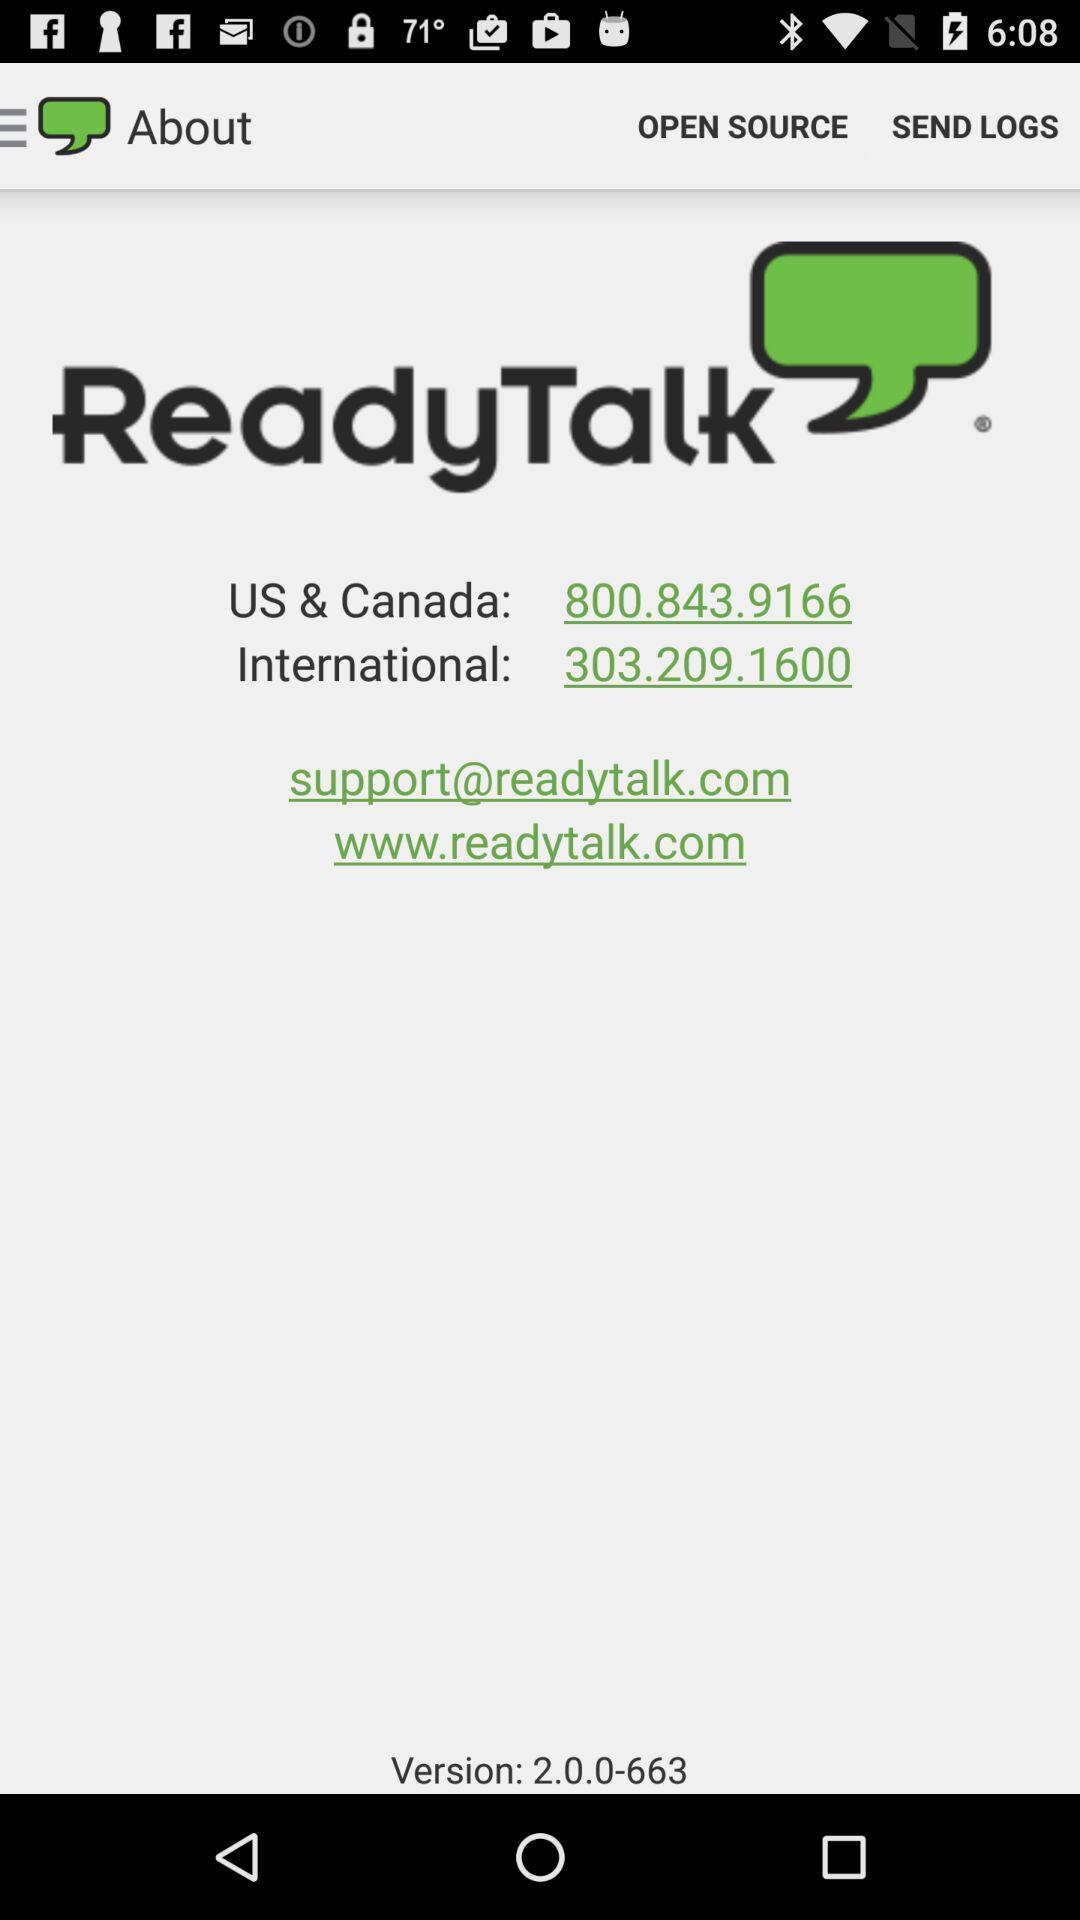 This screenshot has height=1920, width=1080. What do you see at coordinates (707, 662) in the screenshot?
I see `the item below 800.843.9166 icon` at bounding box center [707, 662].